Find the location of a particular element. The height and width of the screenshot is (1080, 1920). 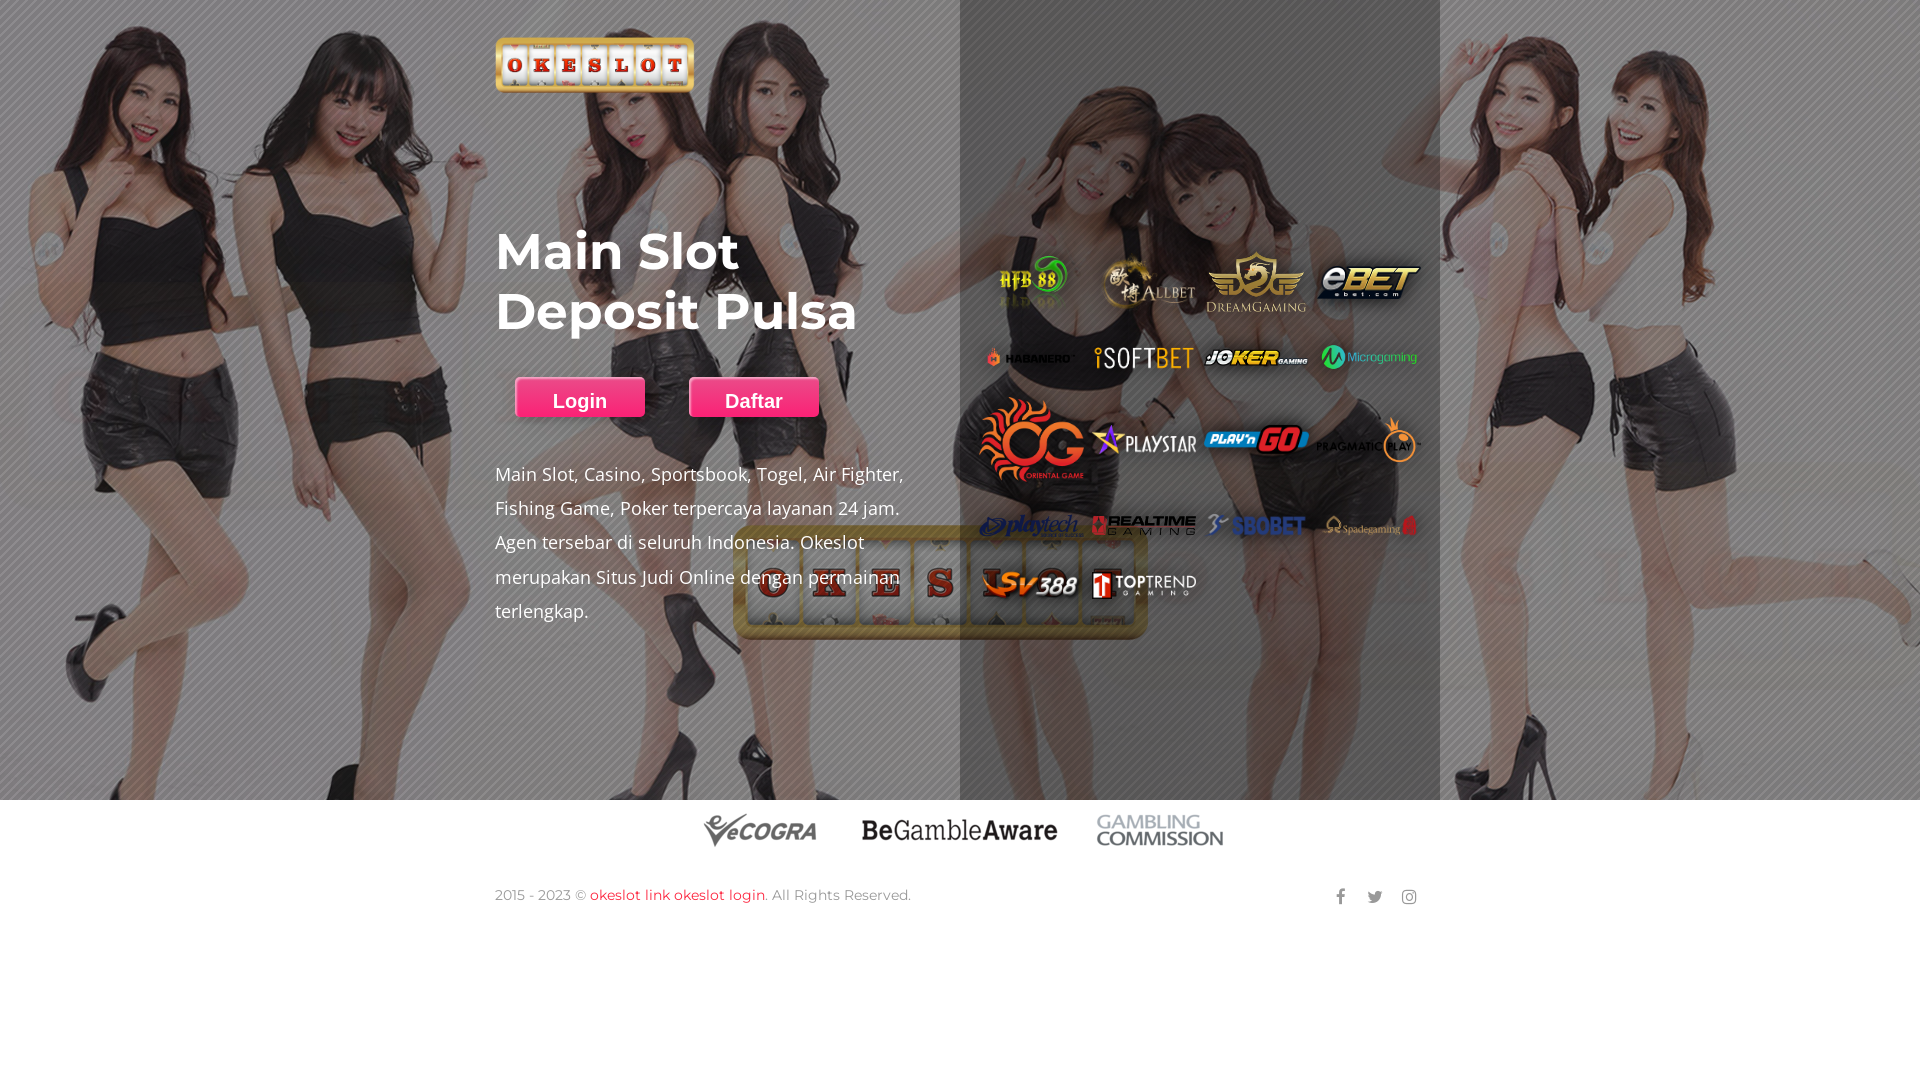

'Daftar' is located at coordinates (668, 402).